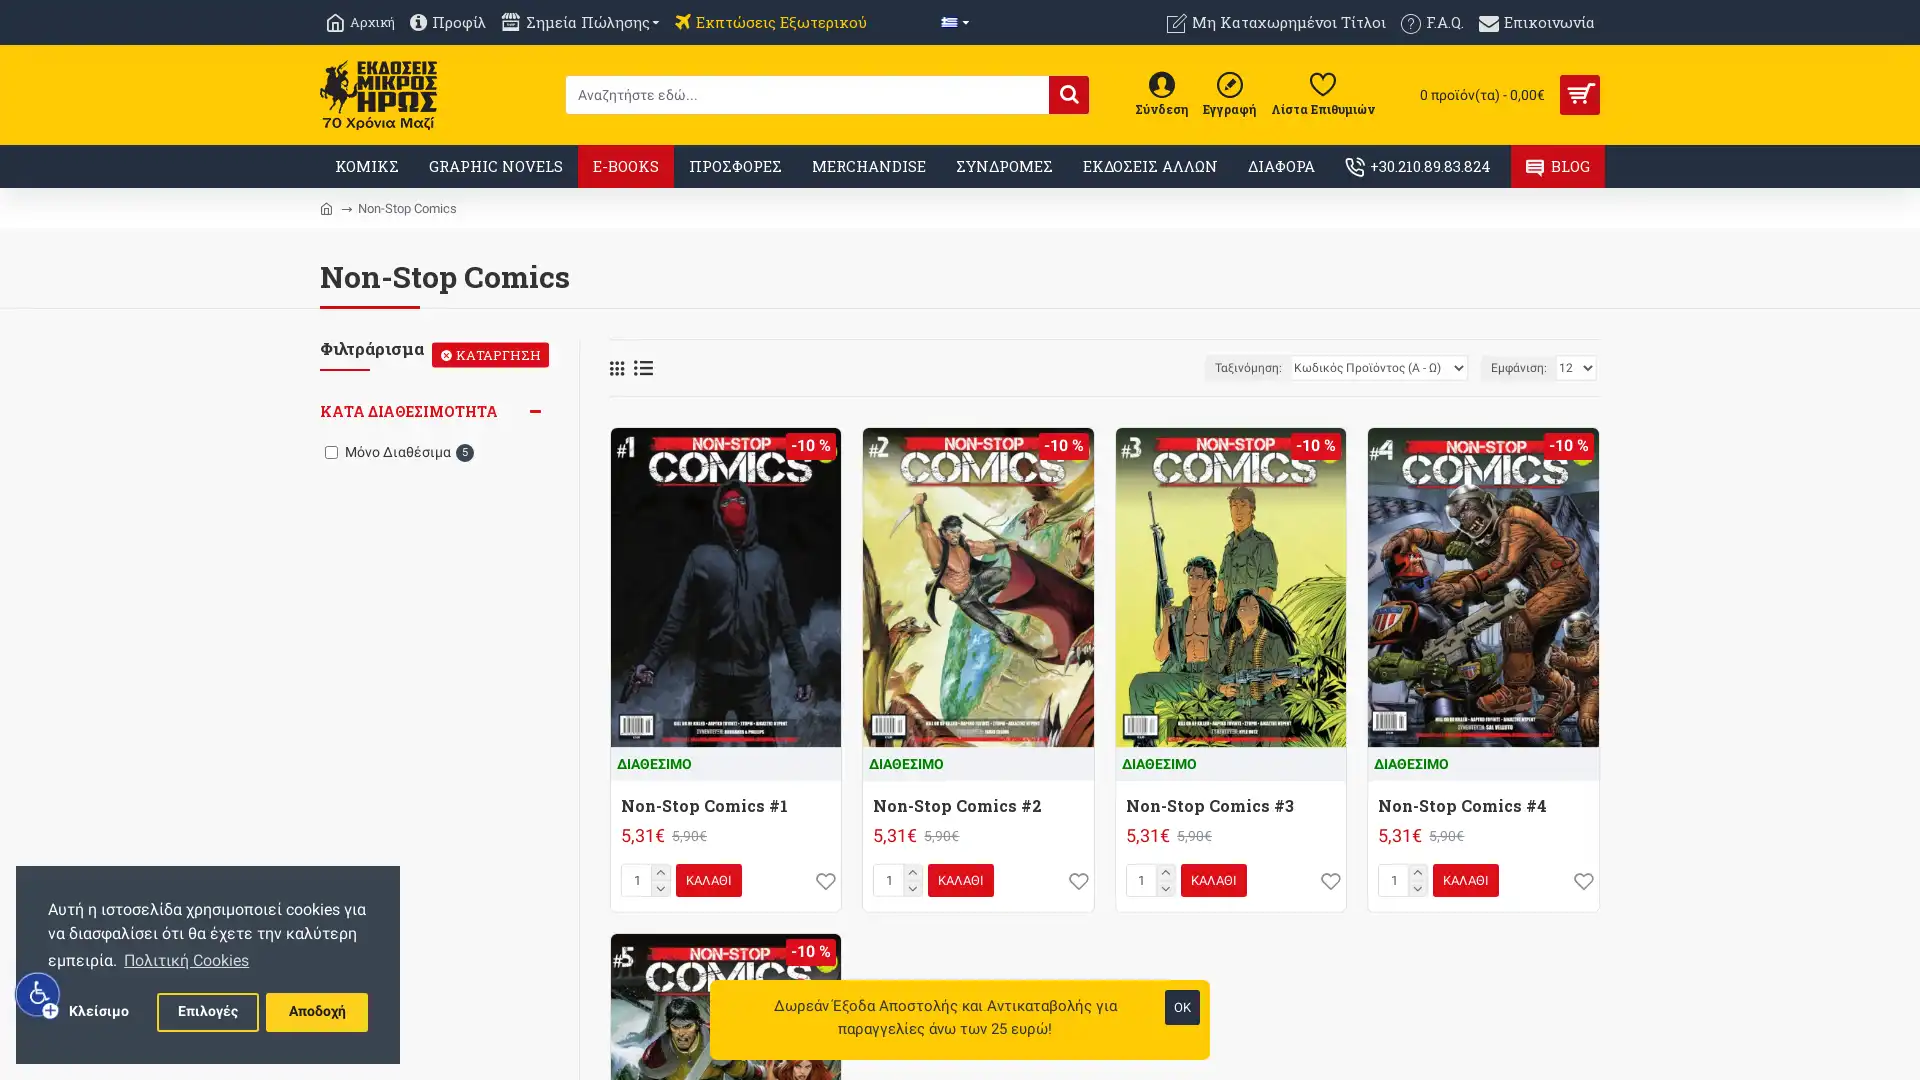 Image resolution: width=1920 pixels, height=1080 pixels. What do you see at coordinates (315, 1011) in the screenshot?
I see `allow cookies` at bounding box center [315, 1011].